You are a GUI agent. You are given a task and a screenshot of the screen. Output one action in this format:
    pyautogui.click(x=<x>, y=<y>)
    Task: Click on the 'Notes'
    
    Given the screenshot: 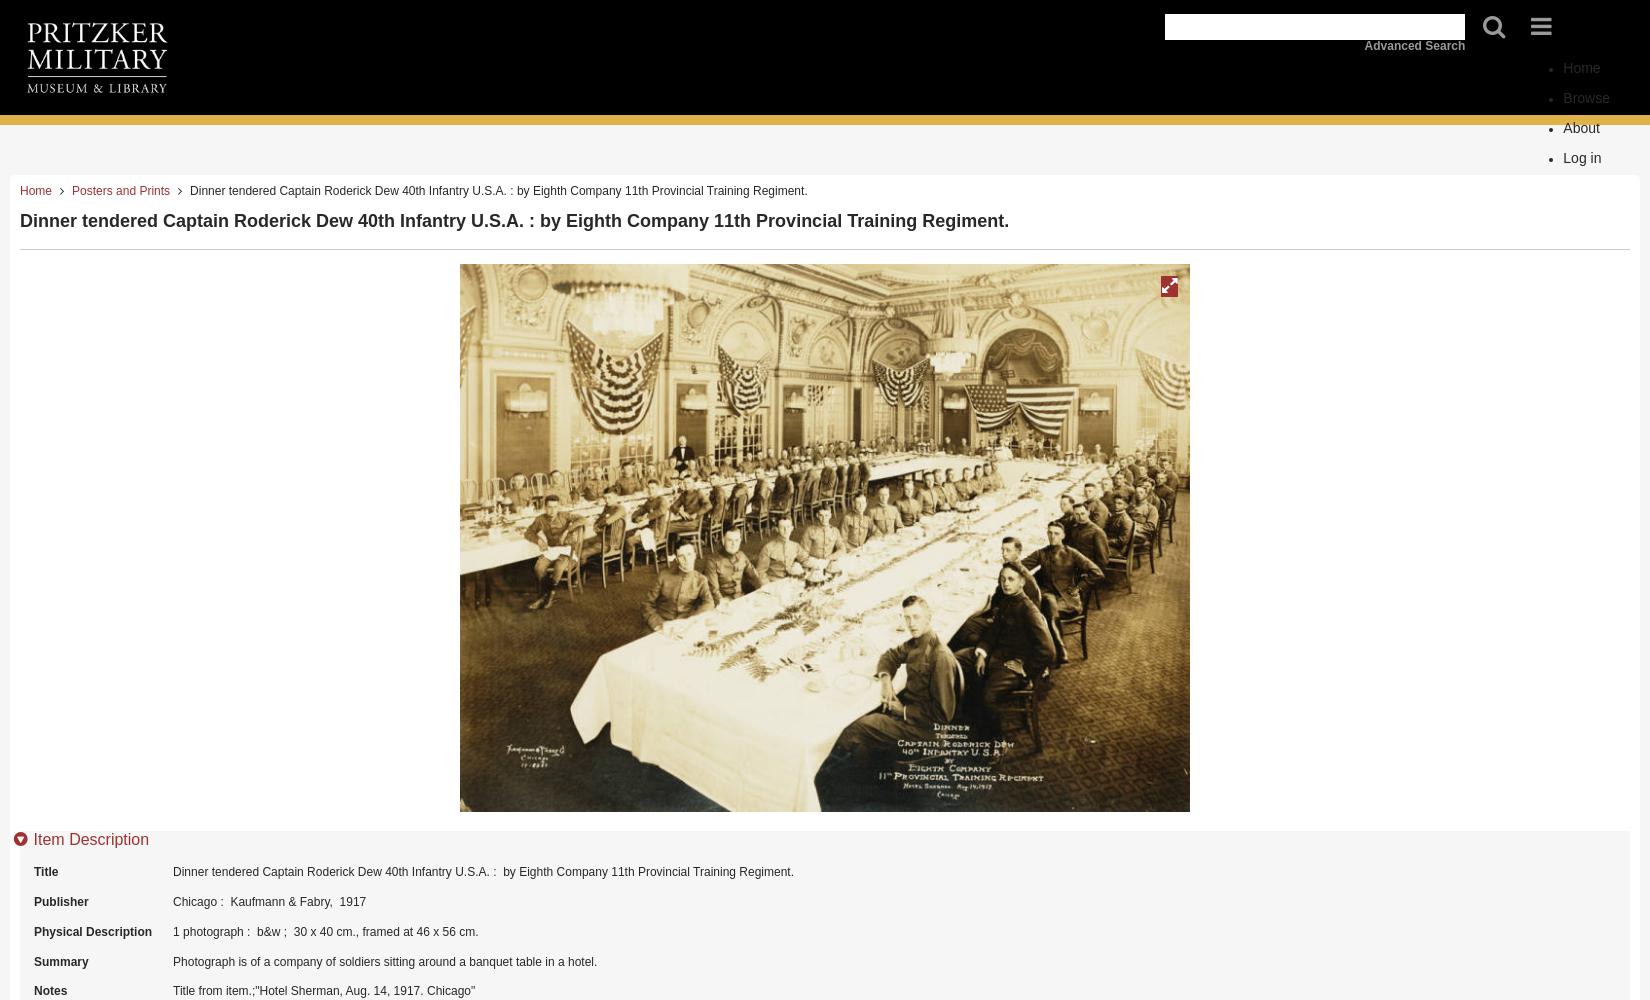 What is the action you would take?
    pyautogui.click(x=50, y=990)
    